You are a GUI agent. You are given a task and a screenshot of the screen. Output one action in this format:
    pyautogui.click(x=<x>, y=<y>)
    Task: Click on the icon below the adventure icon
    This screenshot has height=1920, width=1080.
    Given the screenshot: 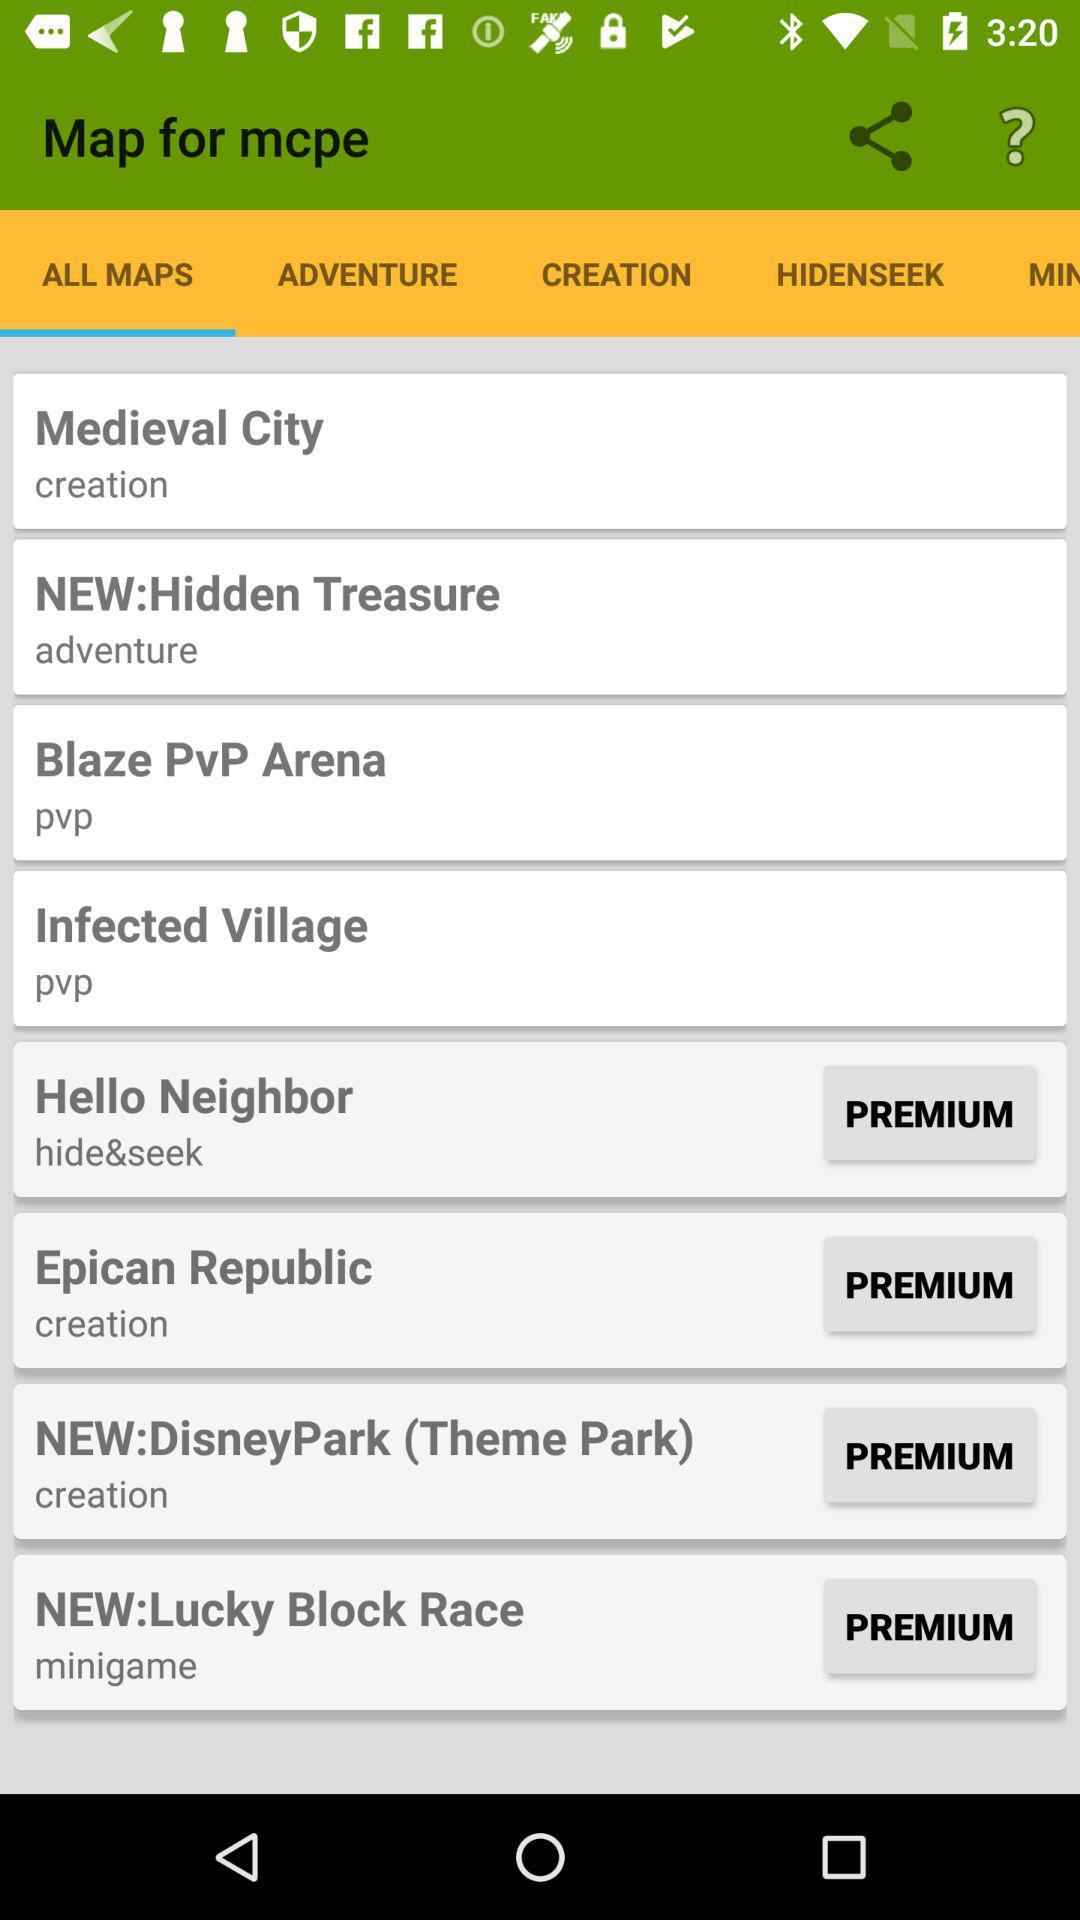 What is the action you would take?
    pyautogui.click(x=540, y=756)
    